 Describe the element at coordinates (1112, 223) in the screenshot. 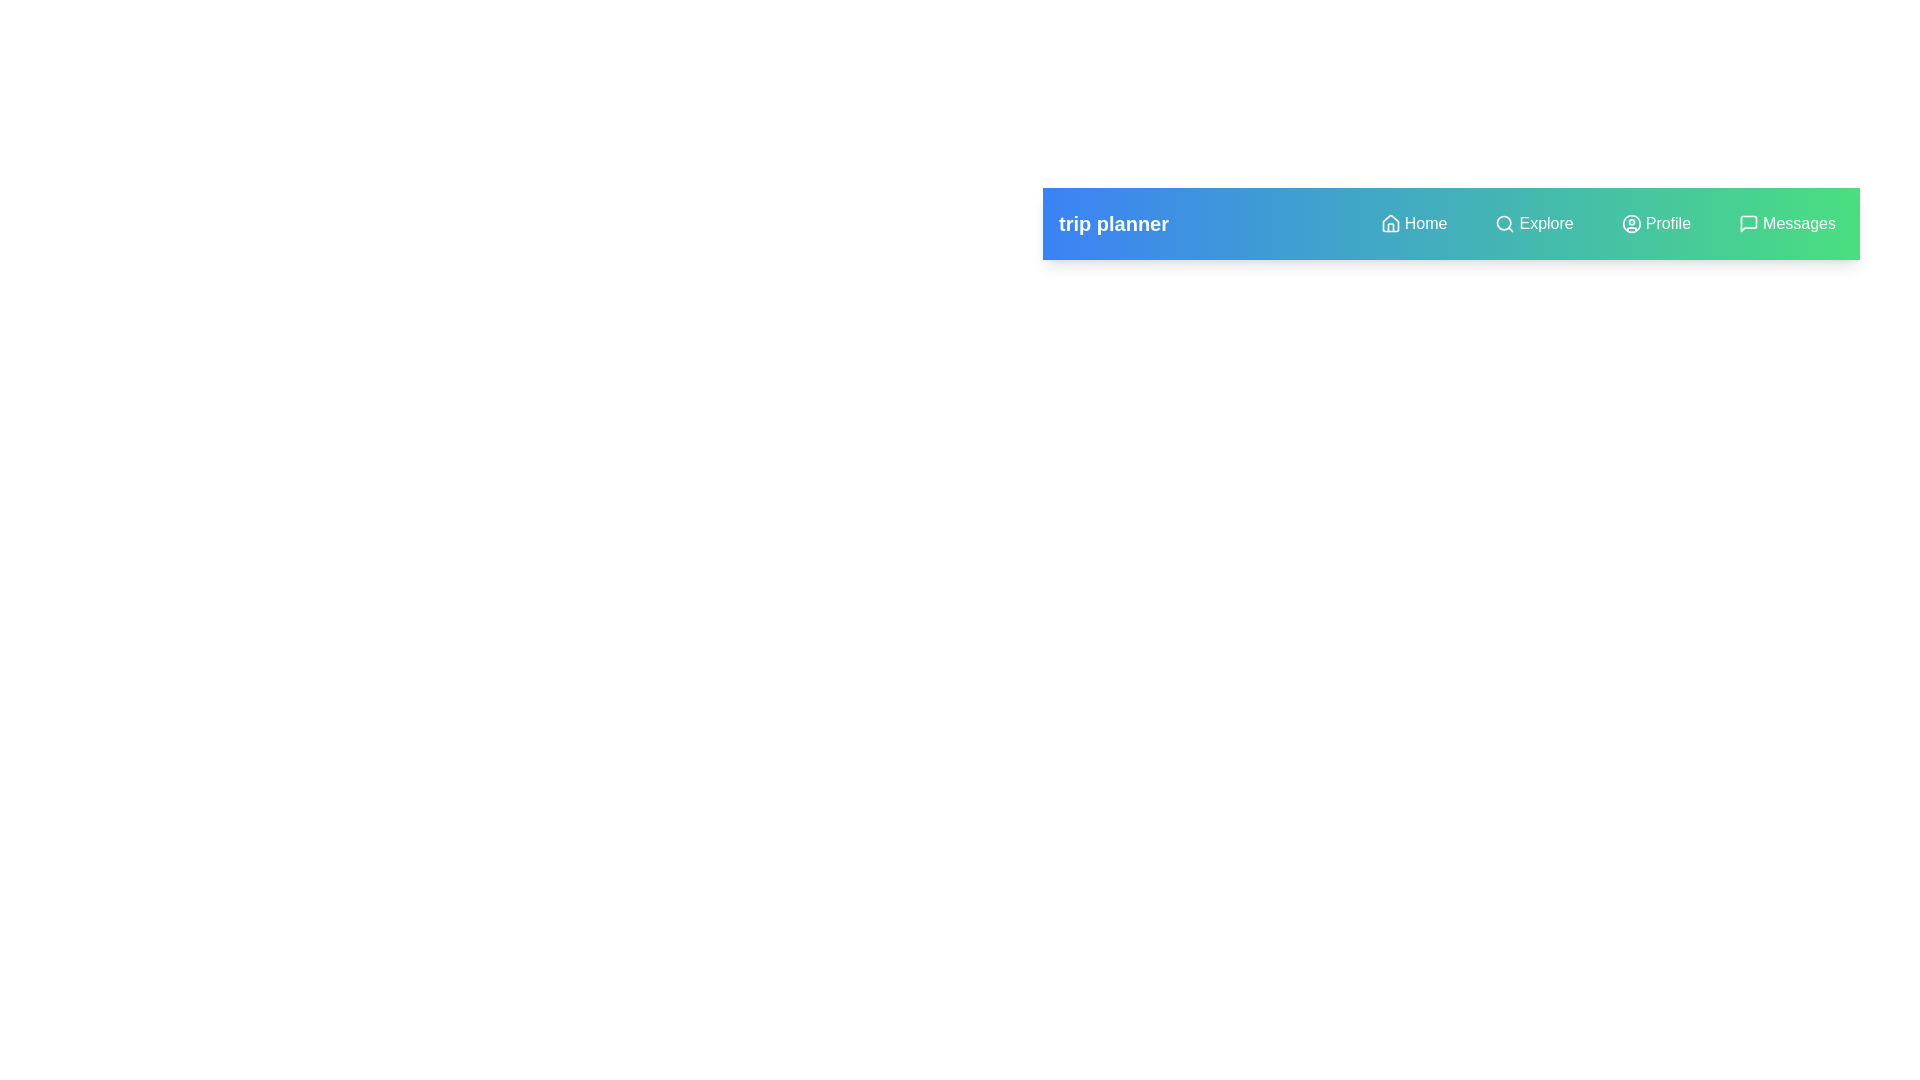

I see `the 'trip planner' heading` at that location.